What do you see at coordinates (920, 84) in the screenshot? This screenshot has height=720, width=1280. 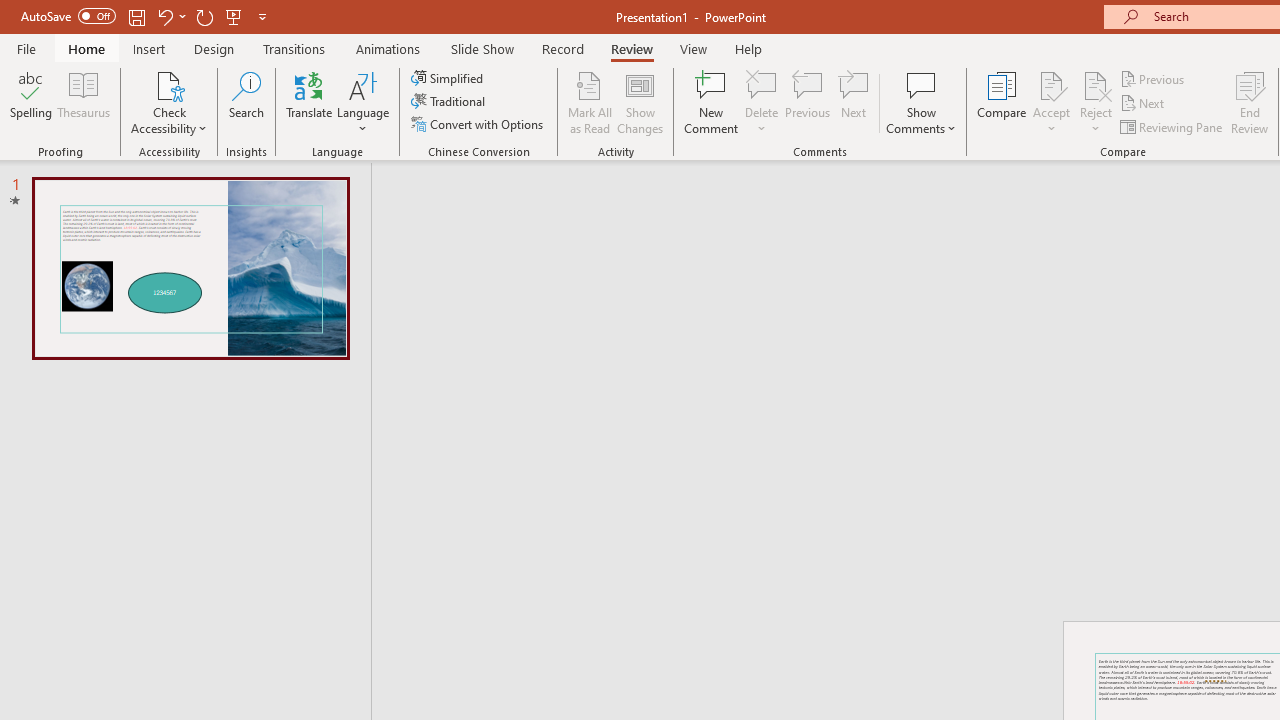 I see `'Show Comments'` at bounding box center [920, 84].